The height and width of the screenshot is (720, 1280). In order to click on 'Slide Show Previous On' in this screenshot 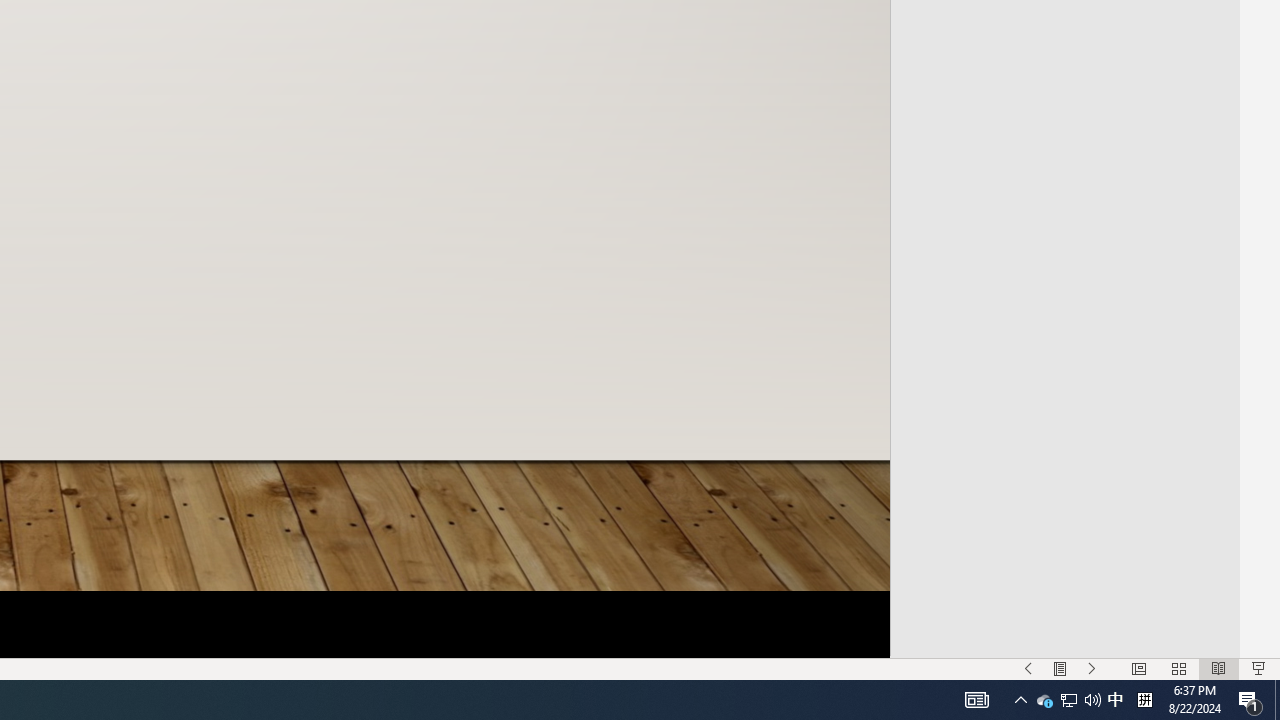, I will do `click(1028, 669)`.